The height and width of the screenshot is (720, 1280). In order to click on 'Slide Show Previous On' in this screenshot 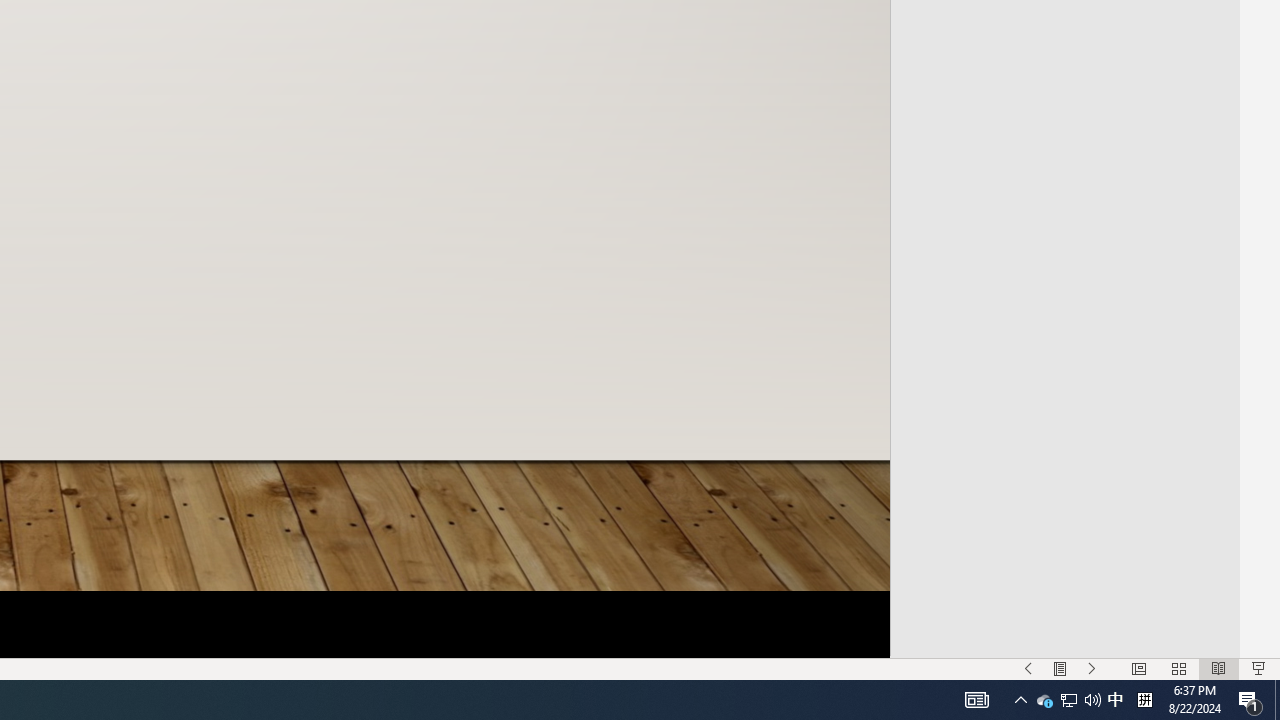, I will do `click(1028, 669)`.